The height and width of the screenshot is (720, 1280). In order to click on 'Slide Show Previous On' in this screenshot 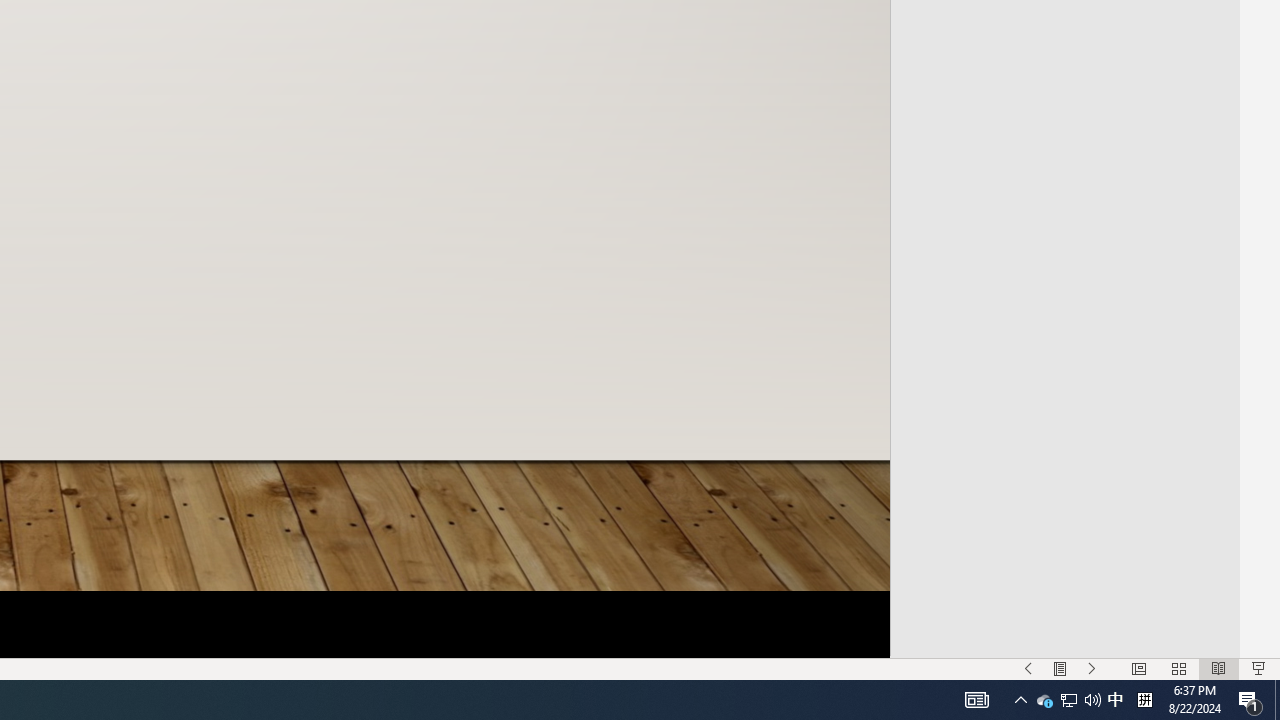, I will do `click(1028, 669)`.